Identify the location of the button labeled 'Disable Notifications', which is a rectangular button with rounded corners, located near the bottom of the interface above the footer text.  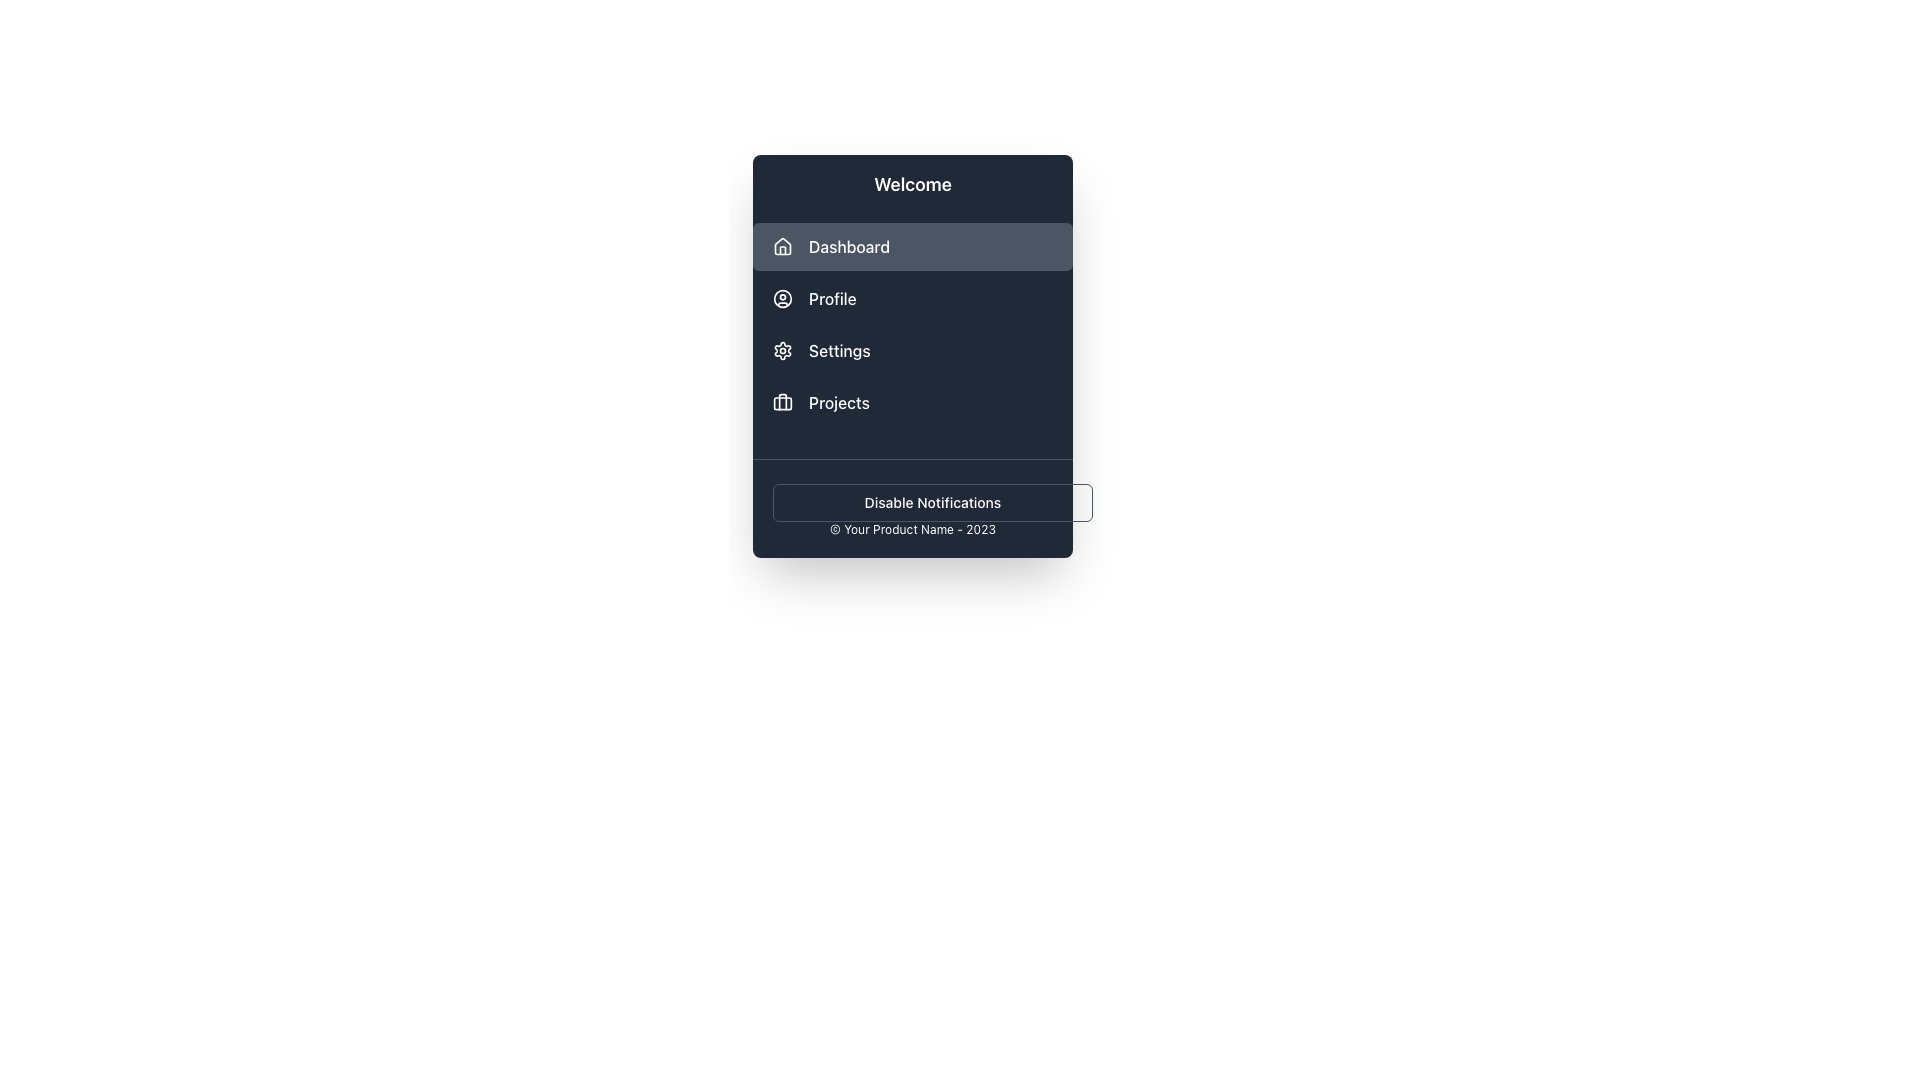
(911, 490).